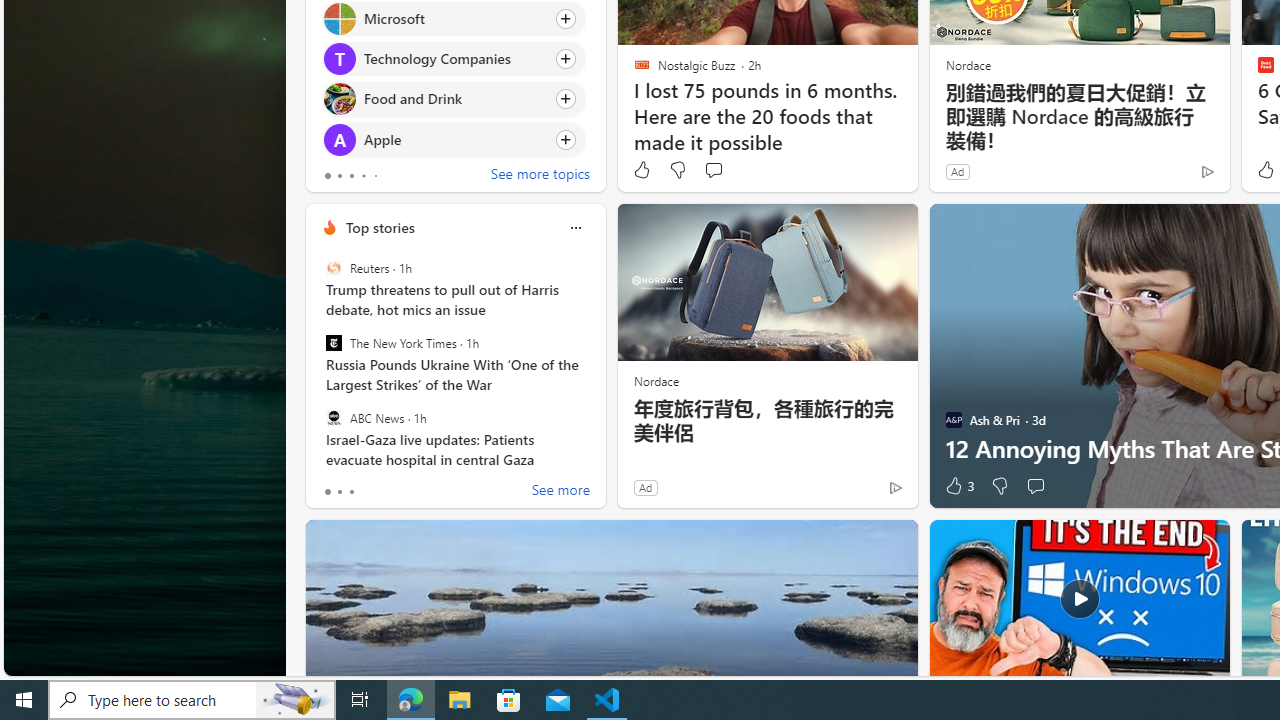 The height and width of the screenshot is (720, 1280). I want to click on 'tab-4', so click(375, 175).